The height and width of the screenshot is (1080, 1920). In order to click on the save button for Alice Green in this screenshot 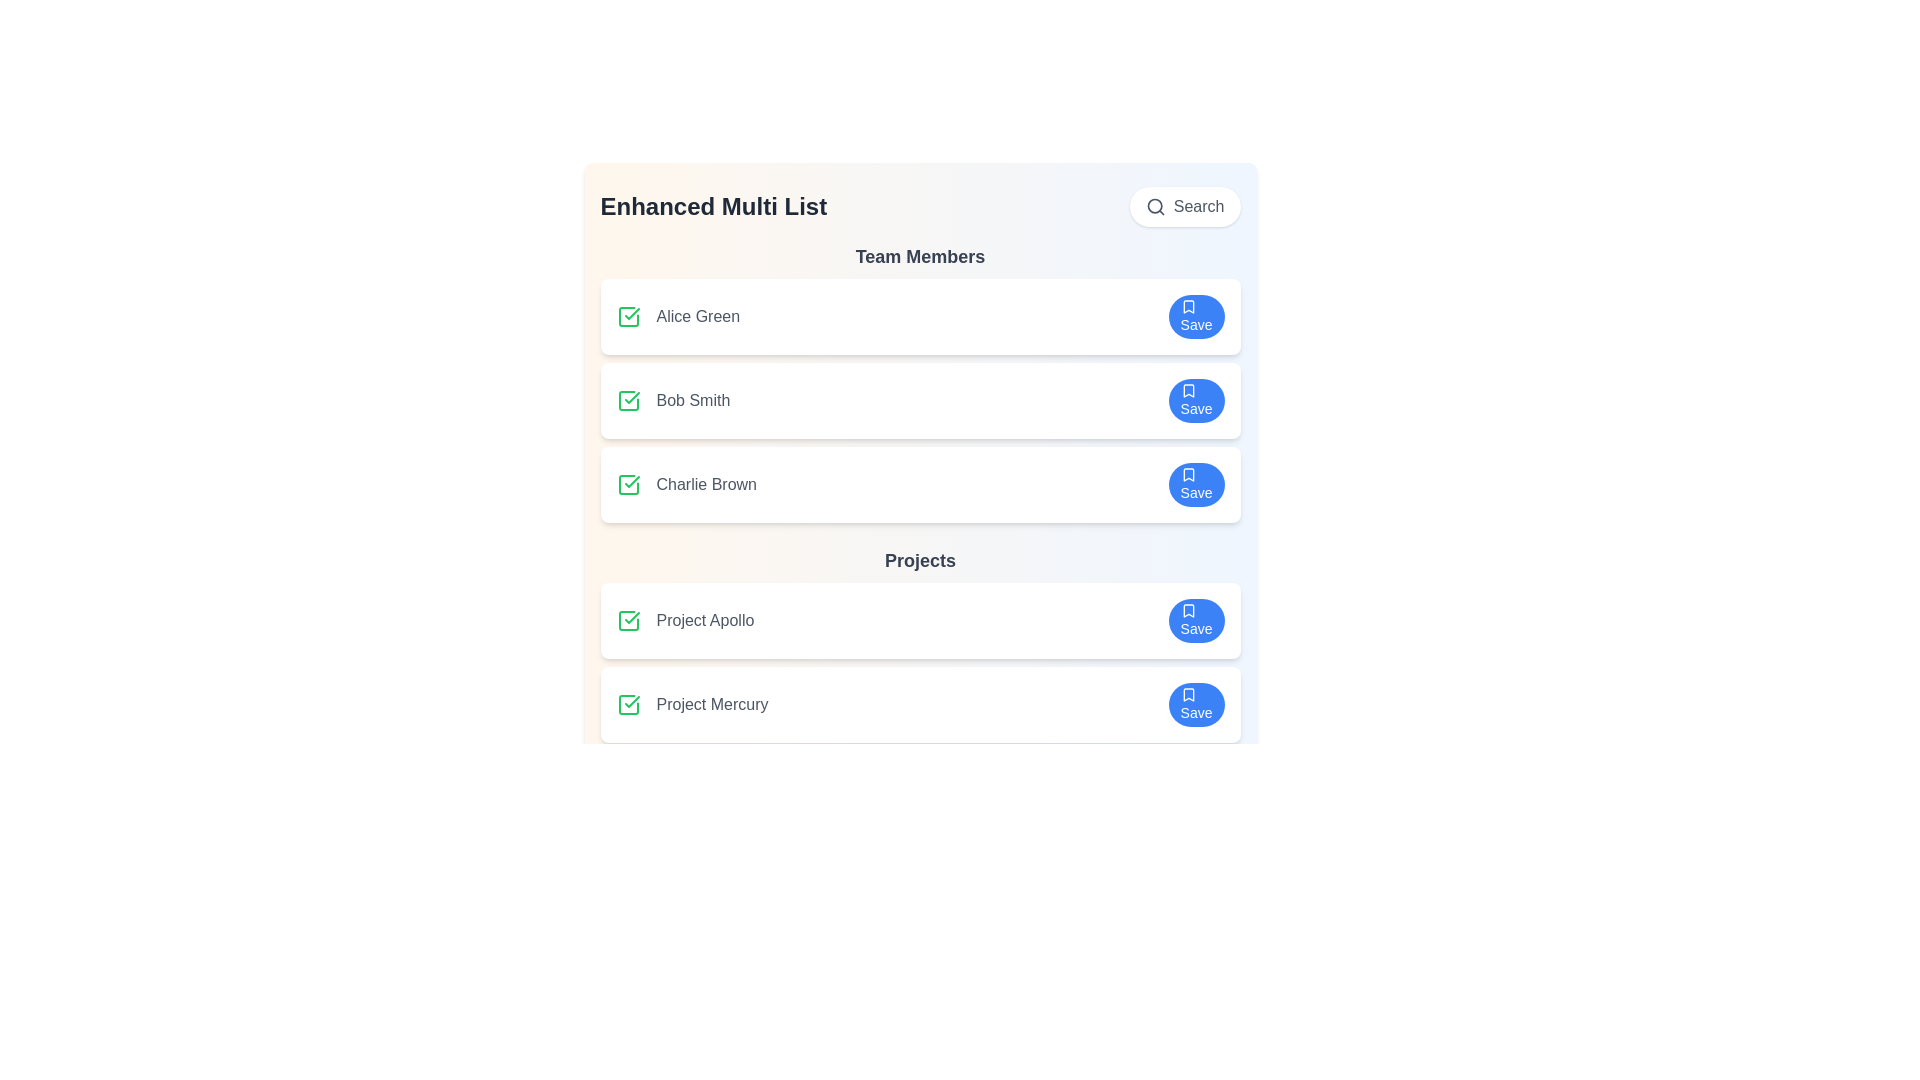, I will do `click(1196, 315)`.